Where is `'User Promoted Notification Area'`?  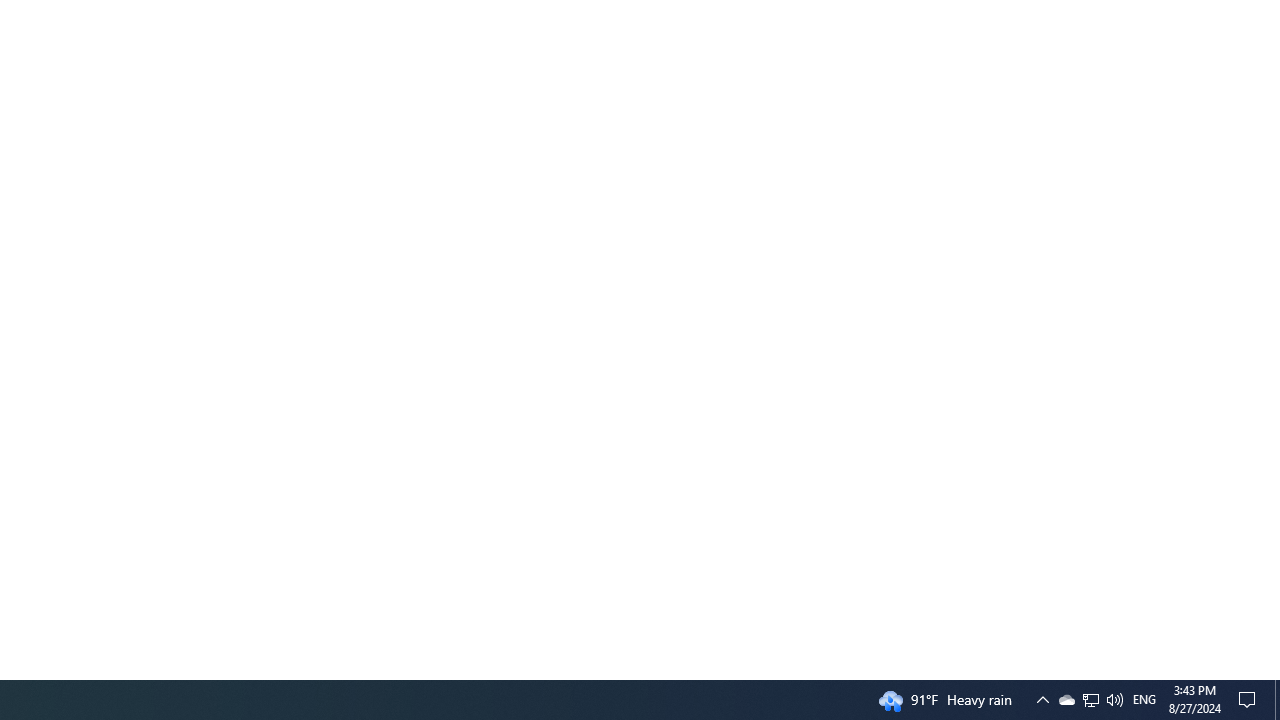
'User Promoted Notification Area' is located at coordinates (1065, 698).